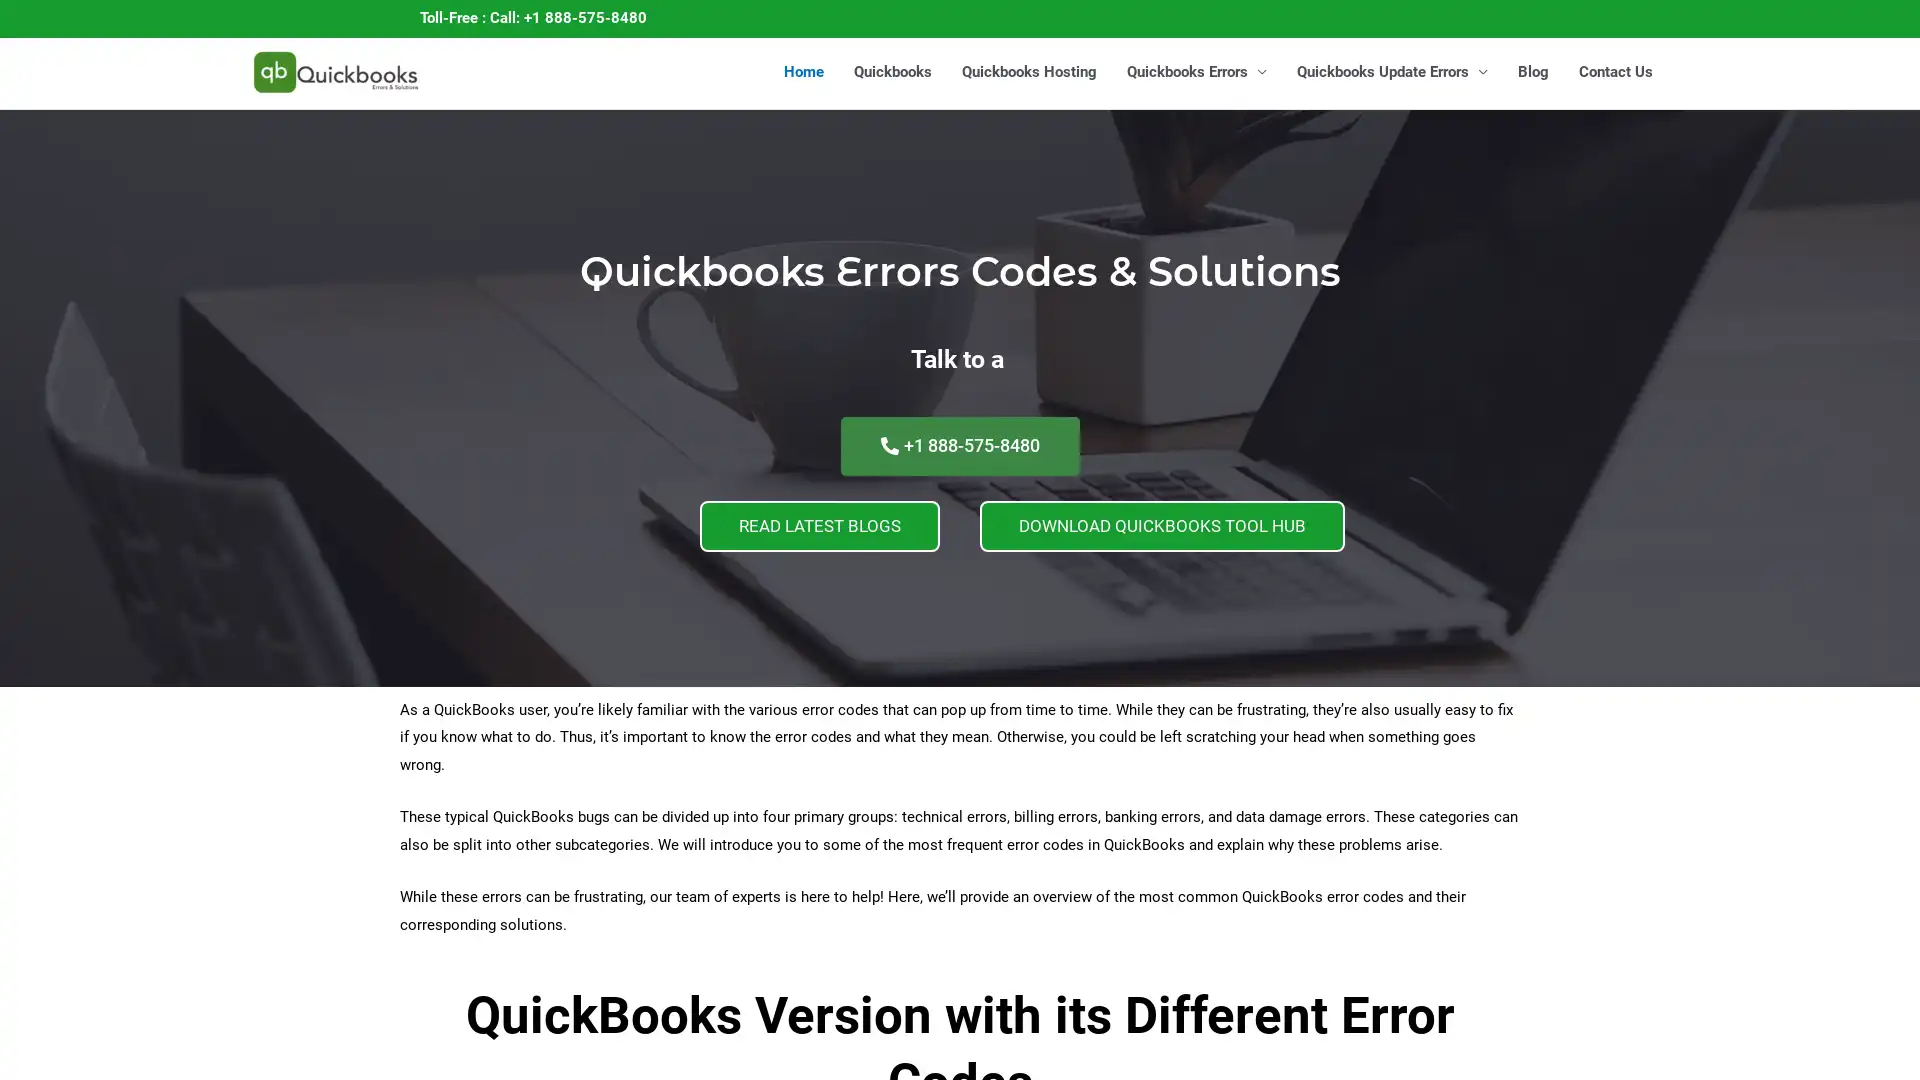  What do you see at coordinates (1162, 524) in the screenshot?
I see `DOWNLOAD QUICKBOOKS TOOL HUB` at bounding box center [1162, 524].